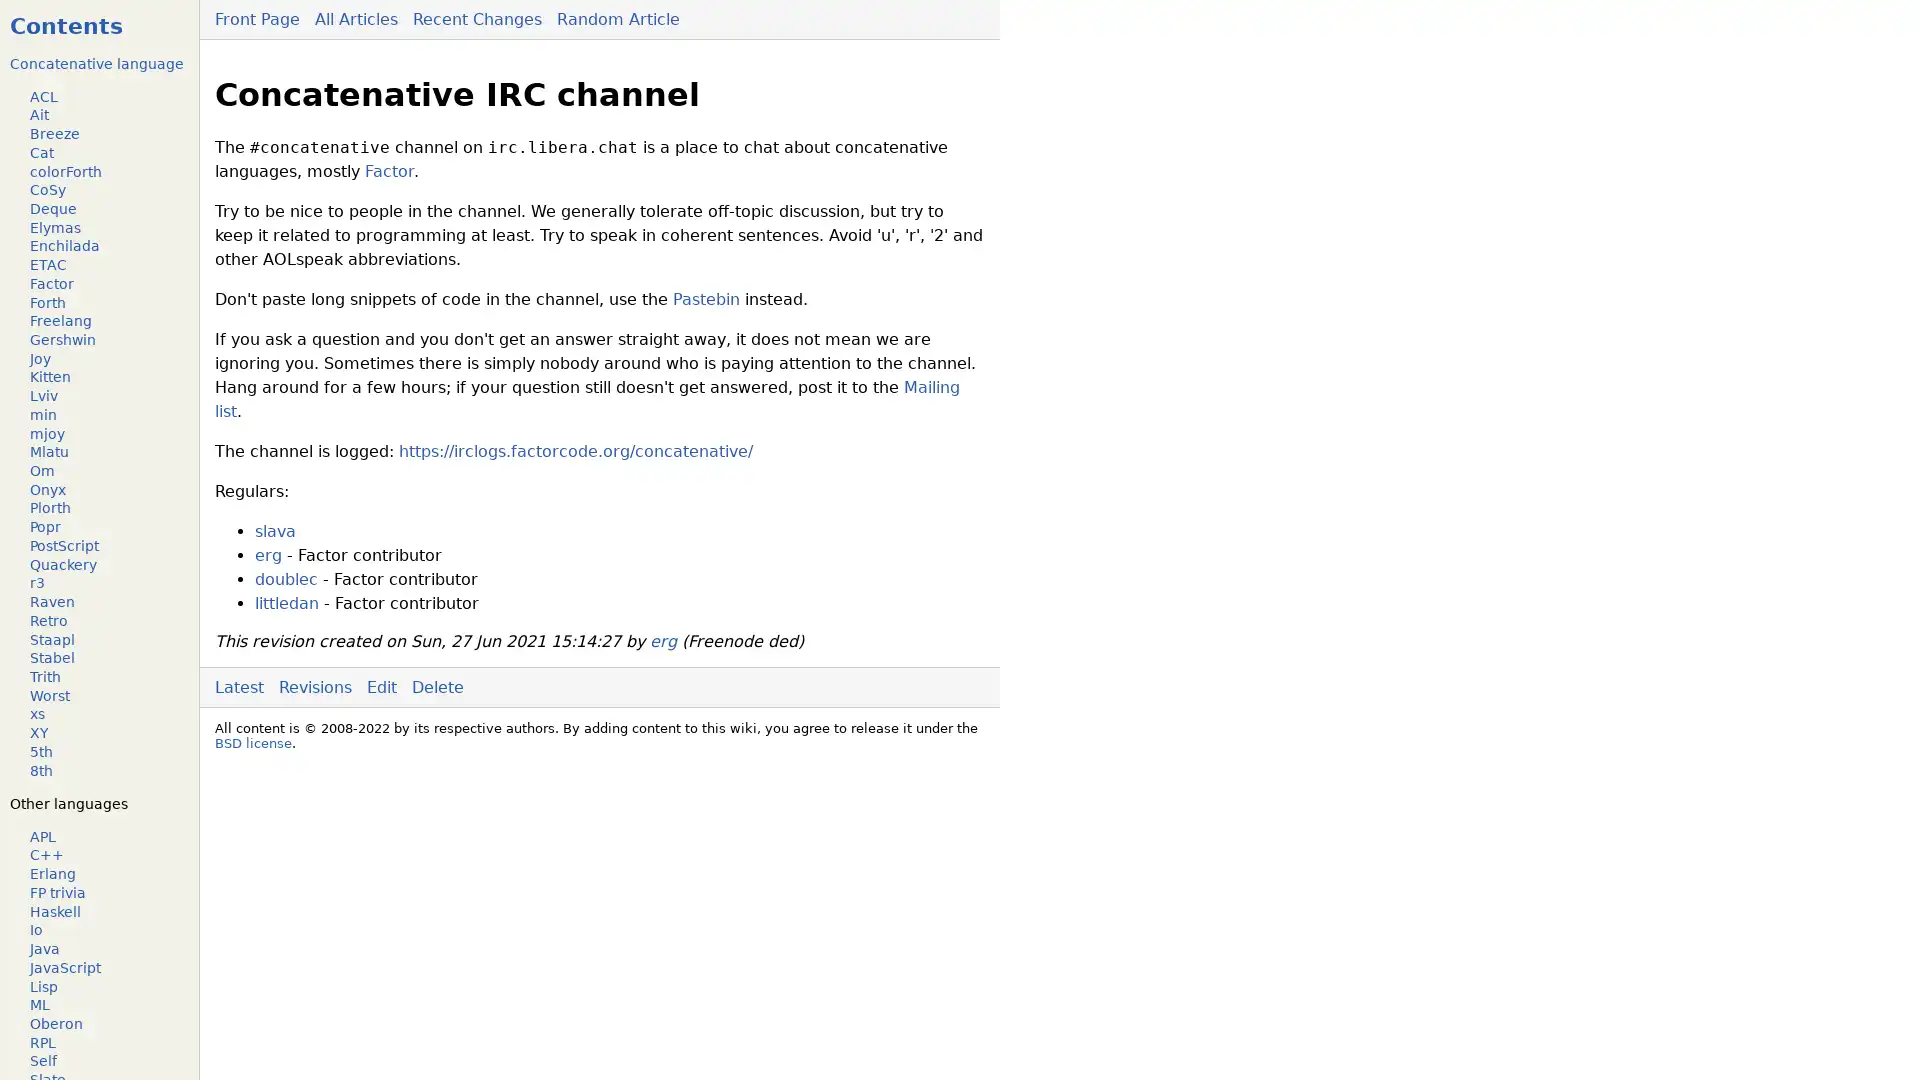  I want to click on Delete, so click(436, 685).